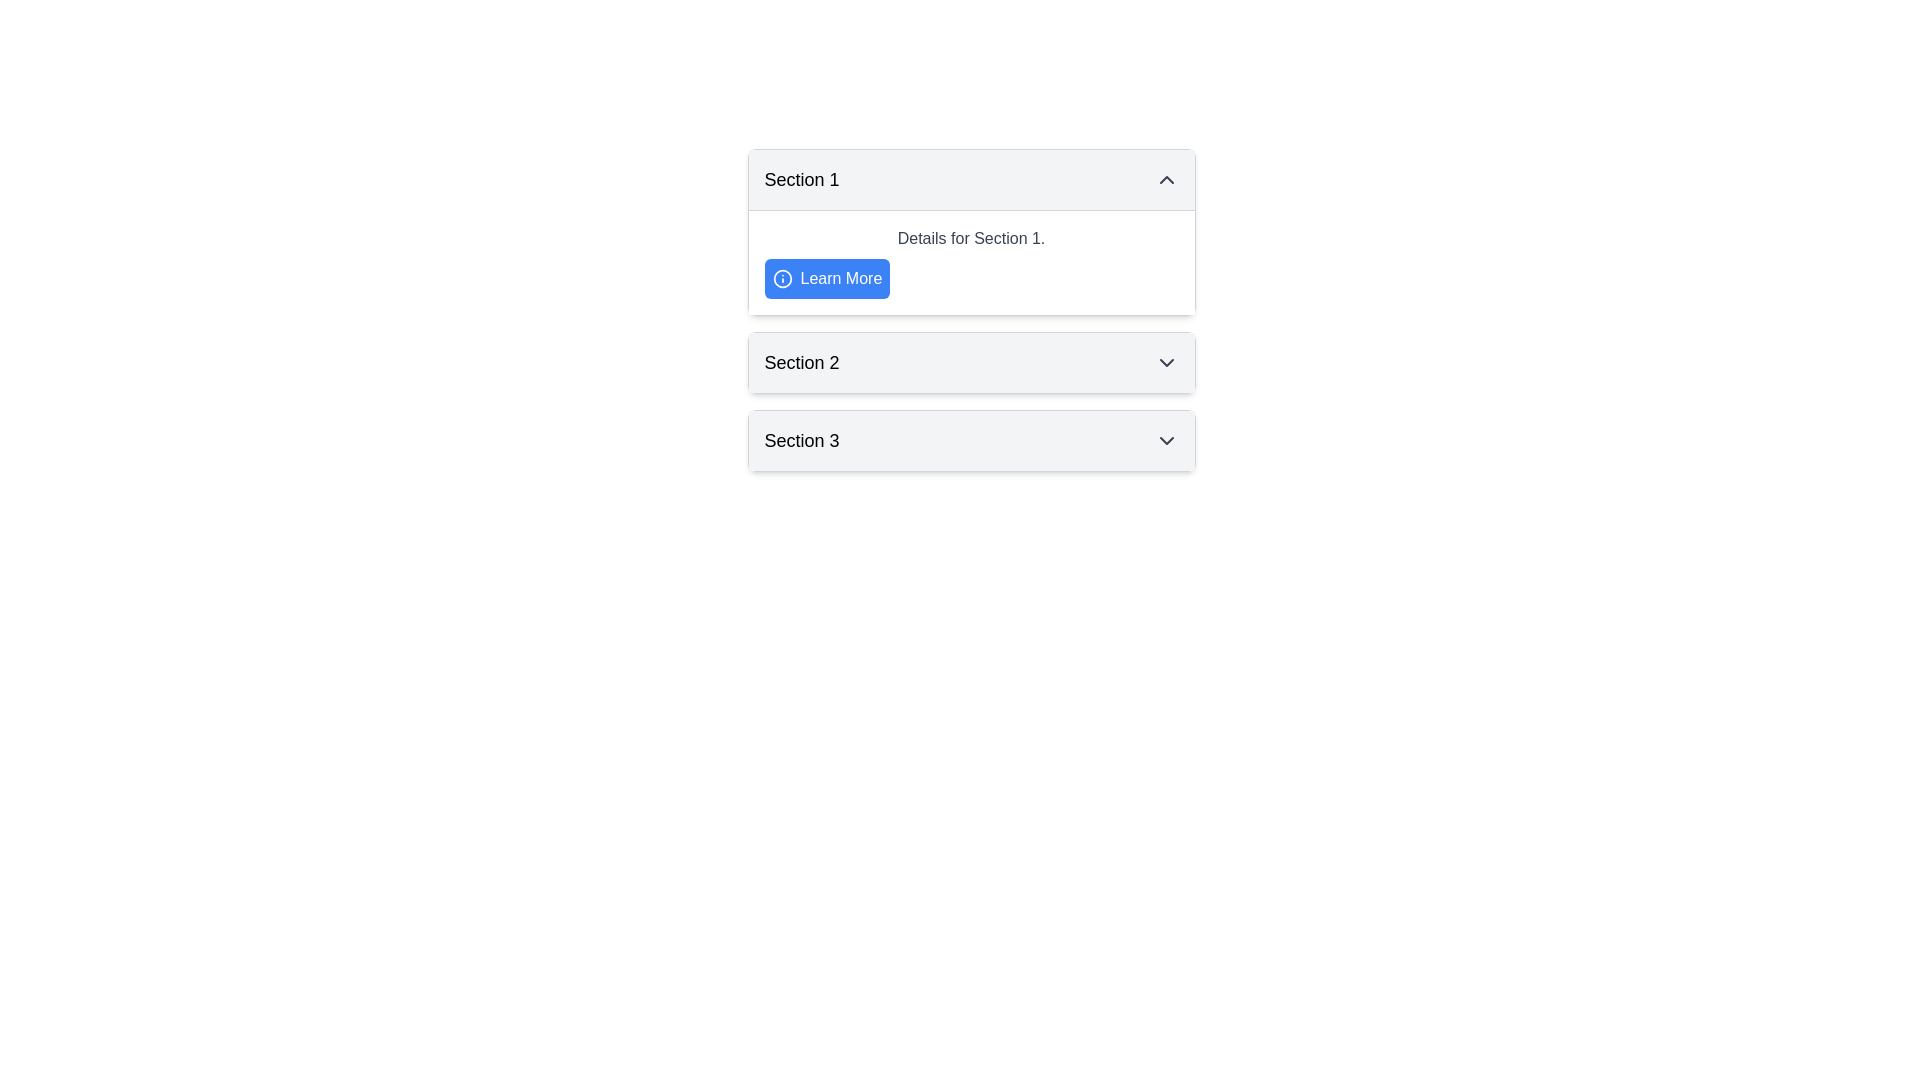 This screenshot has width=1920, height=1080. Describe the element at coordinates (827, 278) in the screenshot. I see `the 'Learn More' button, which is a rectangular button with a blue background, white bold text, and an information icon, located near the bottom center of the 'Section 1' panel` at that location.